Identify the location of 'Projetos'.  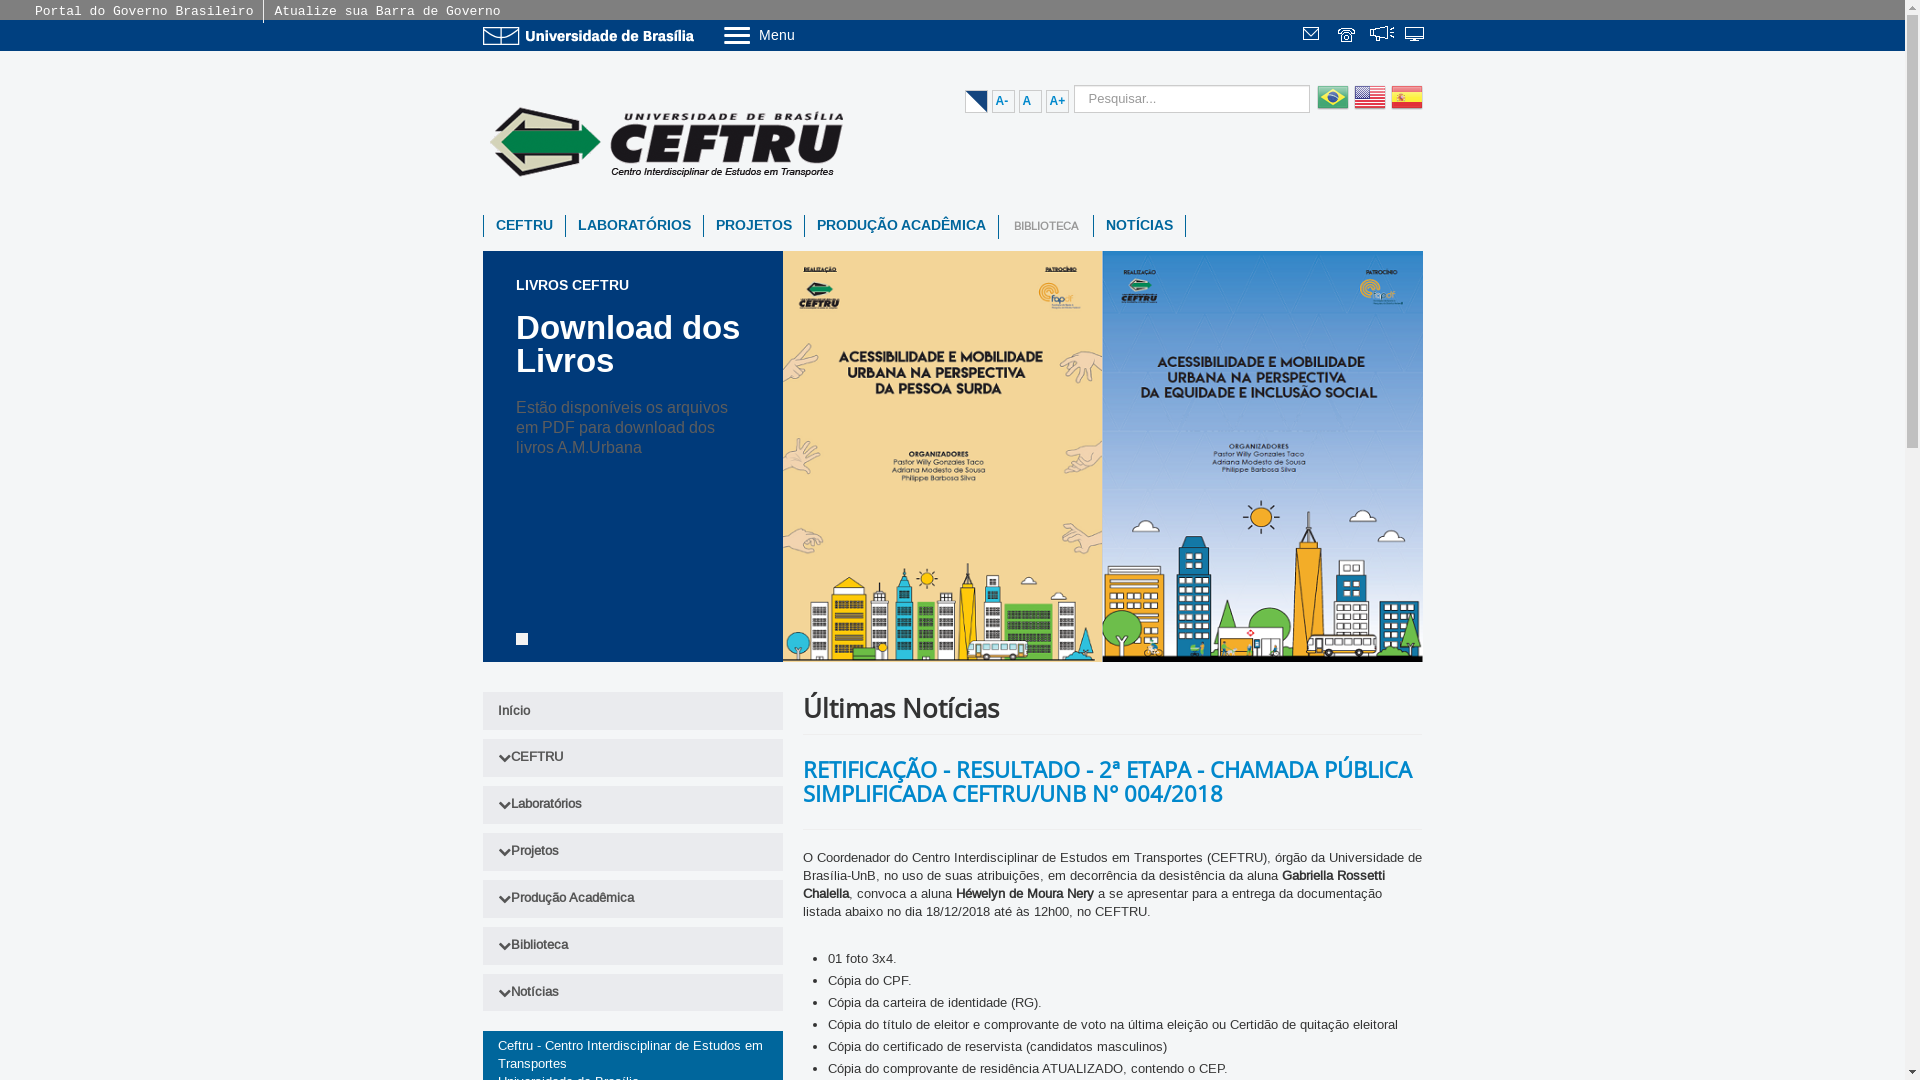
(631, 852).